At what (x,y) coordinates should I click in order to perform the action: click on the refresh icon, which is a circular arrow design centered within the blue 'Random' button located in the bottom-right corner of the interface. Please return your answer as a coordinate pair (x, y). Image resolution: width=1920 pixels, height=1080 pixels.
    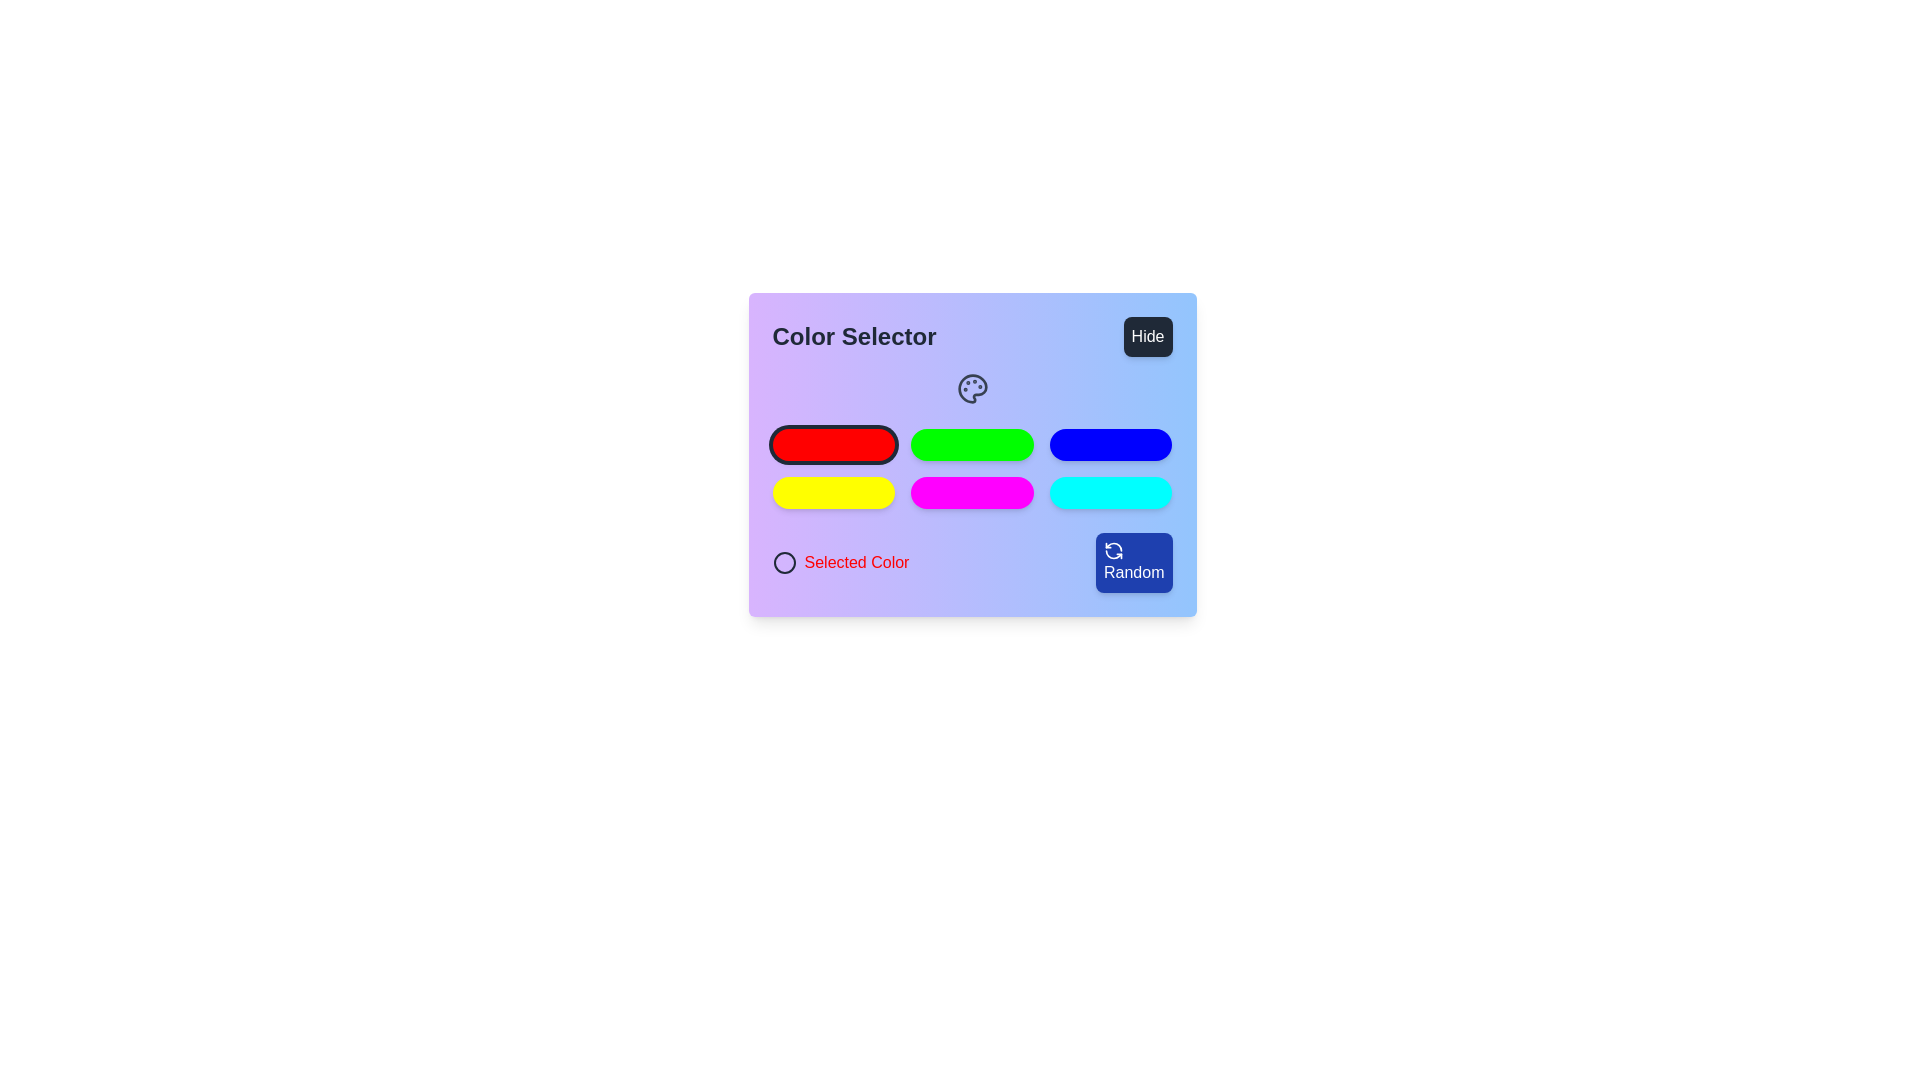
    Looking at the image, I should click on (1112, 551).